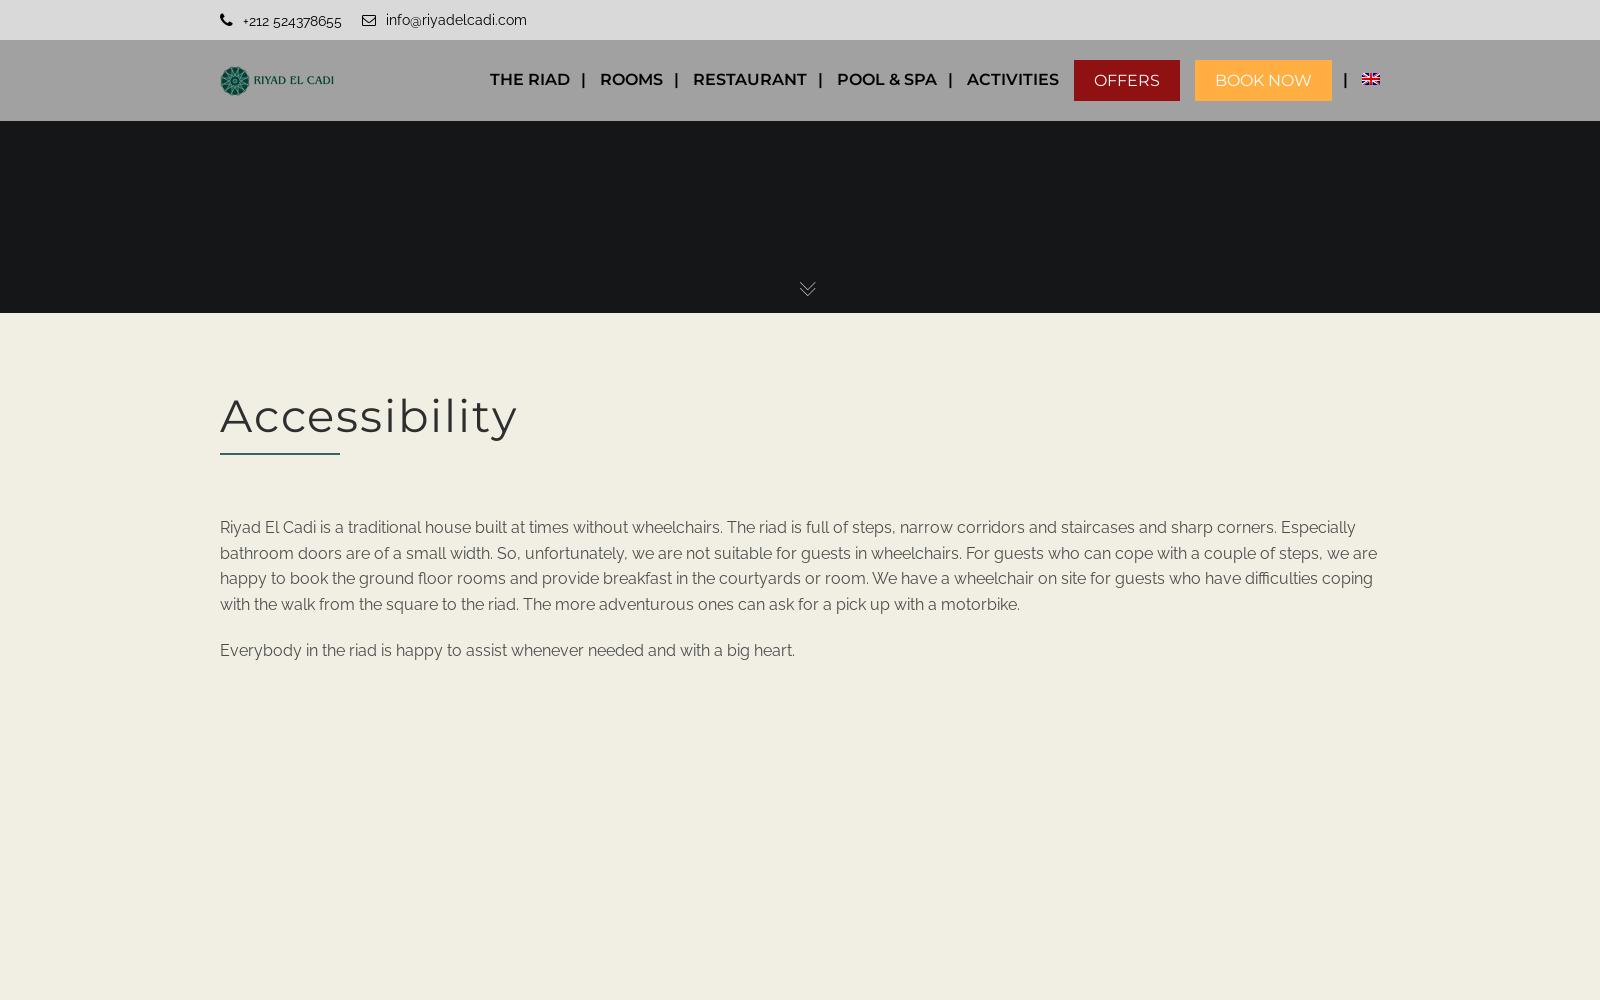 The height and width of the screenshot is (1000, 1600). I want to click on 'Marrakech', so click(1024, 214).